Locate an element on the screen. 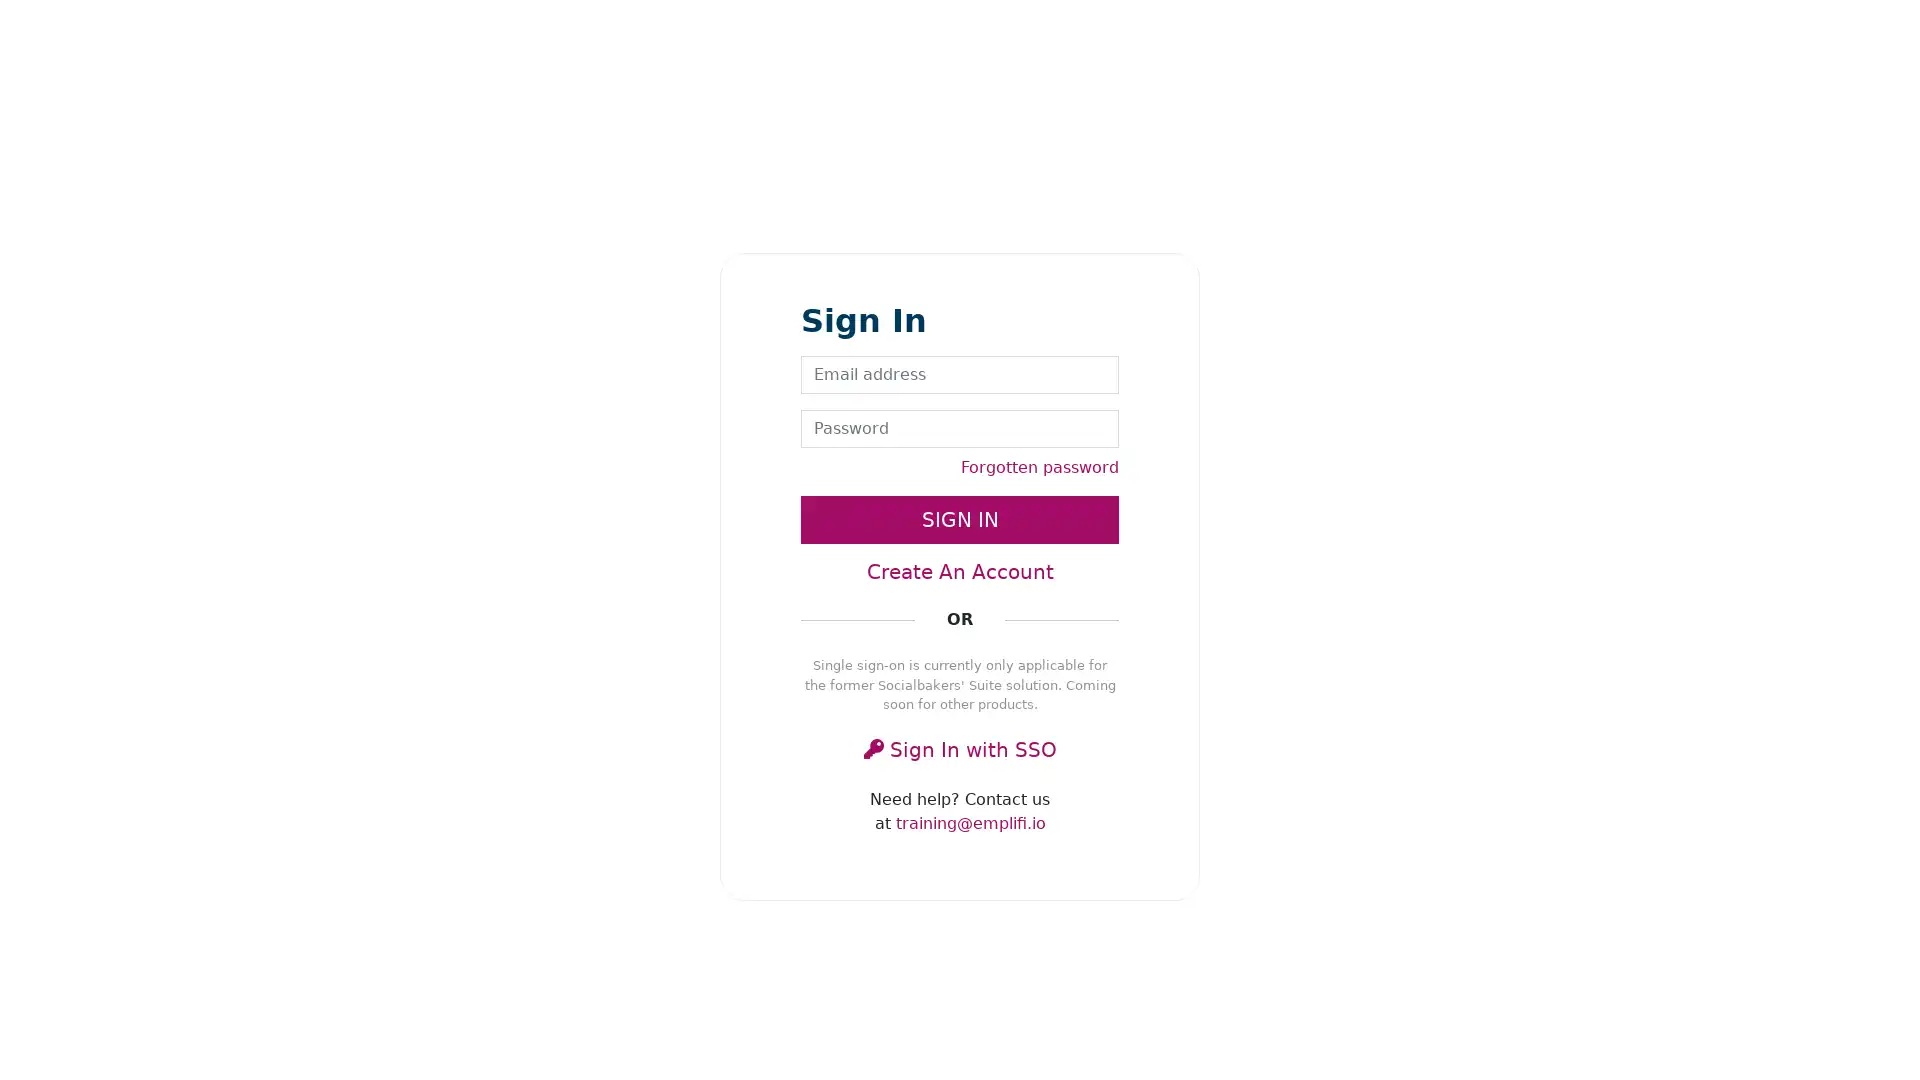 This screenshot has height=1080, width=1920. SIGN IN is located at coordinates (960, 519).